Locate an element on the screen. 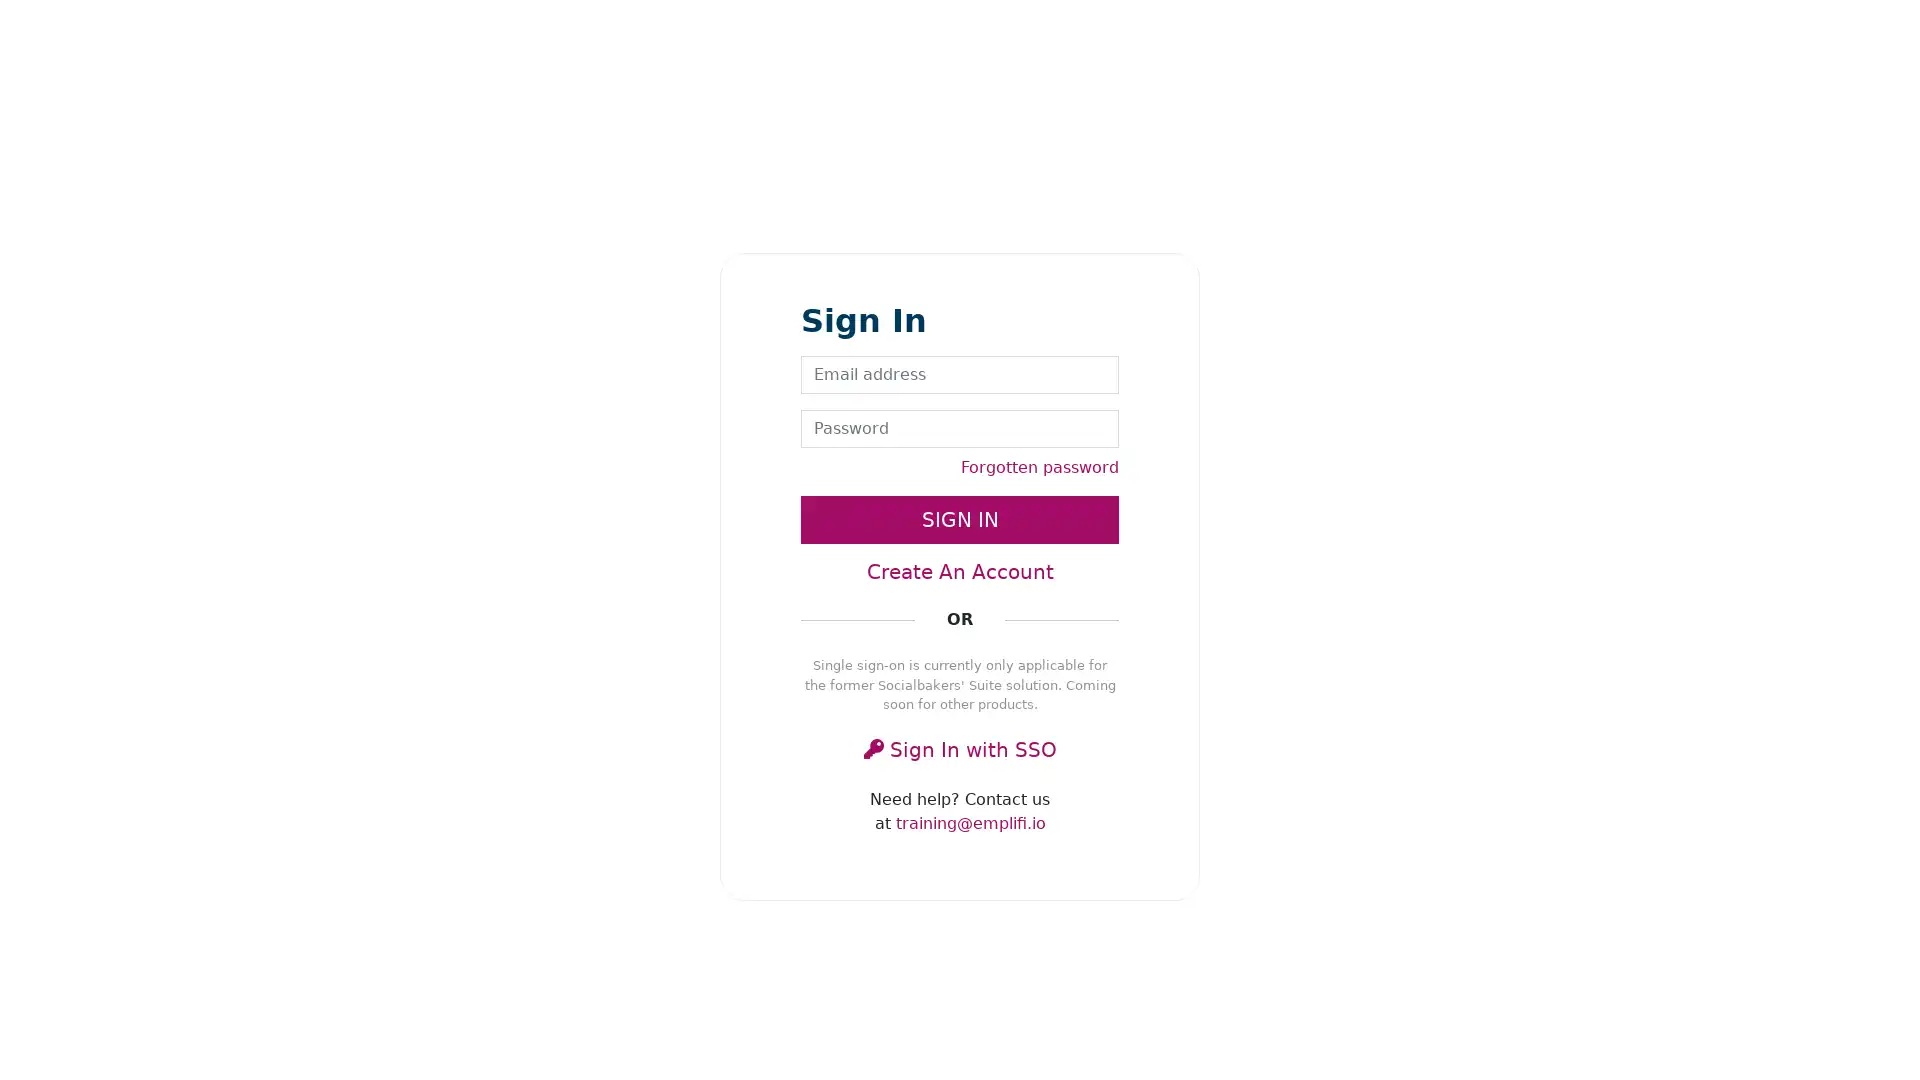 This screenshot has height=1080, width=1920. SIGN IN is located at coordinates (960, 519).